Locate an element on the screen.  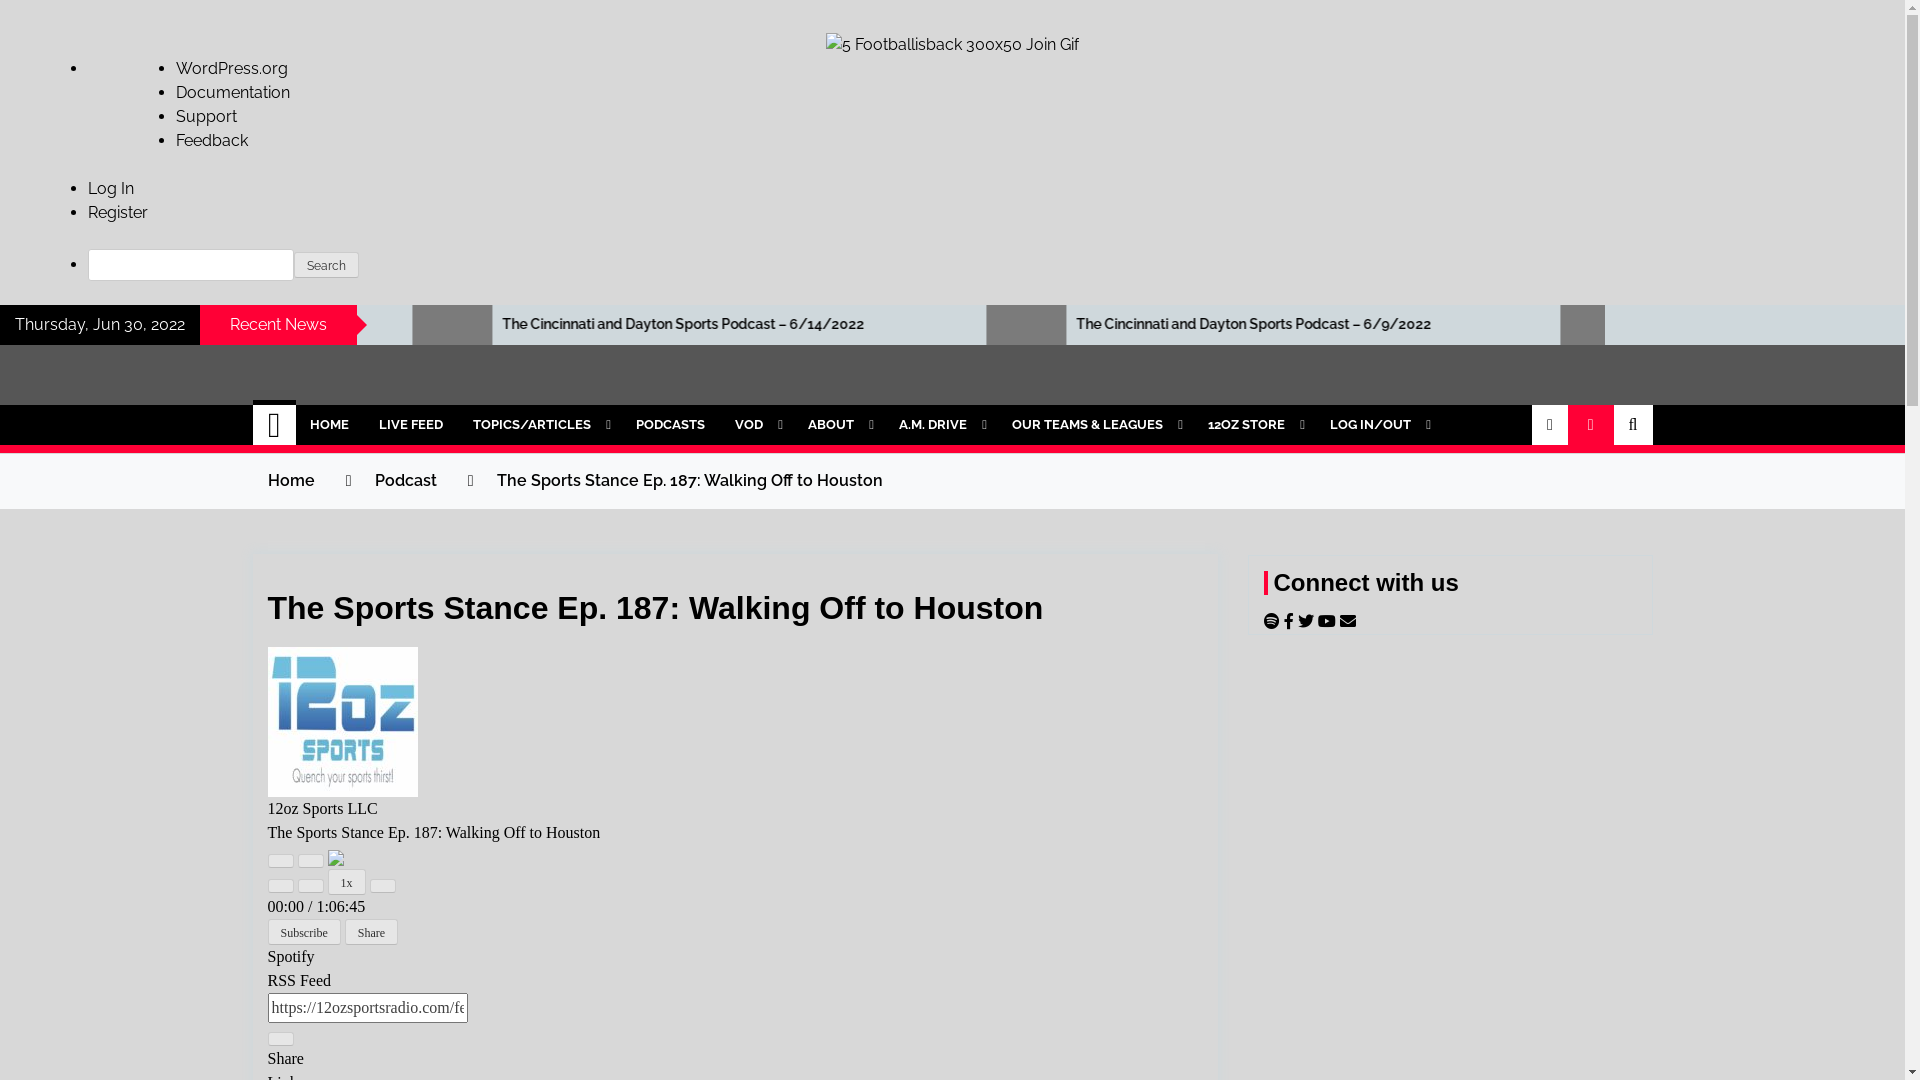
'Log In' is located at coordinates (109, 188).